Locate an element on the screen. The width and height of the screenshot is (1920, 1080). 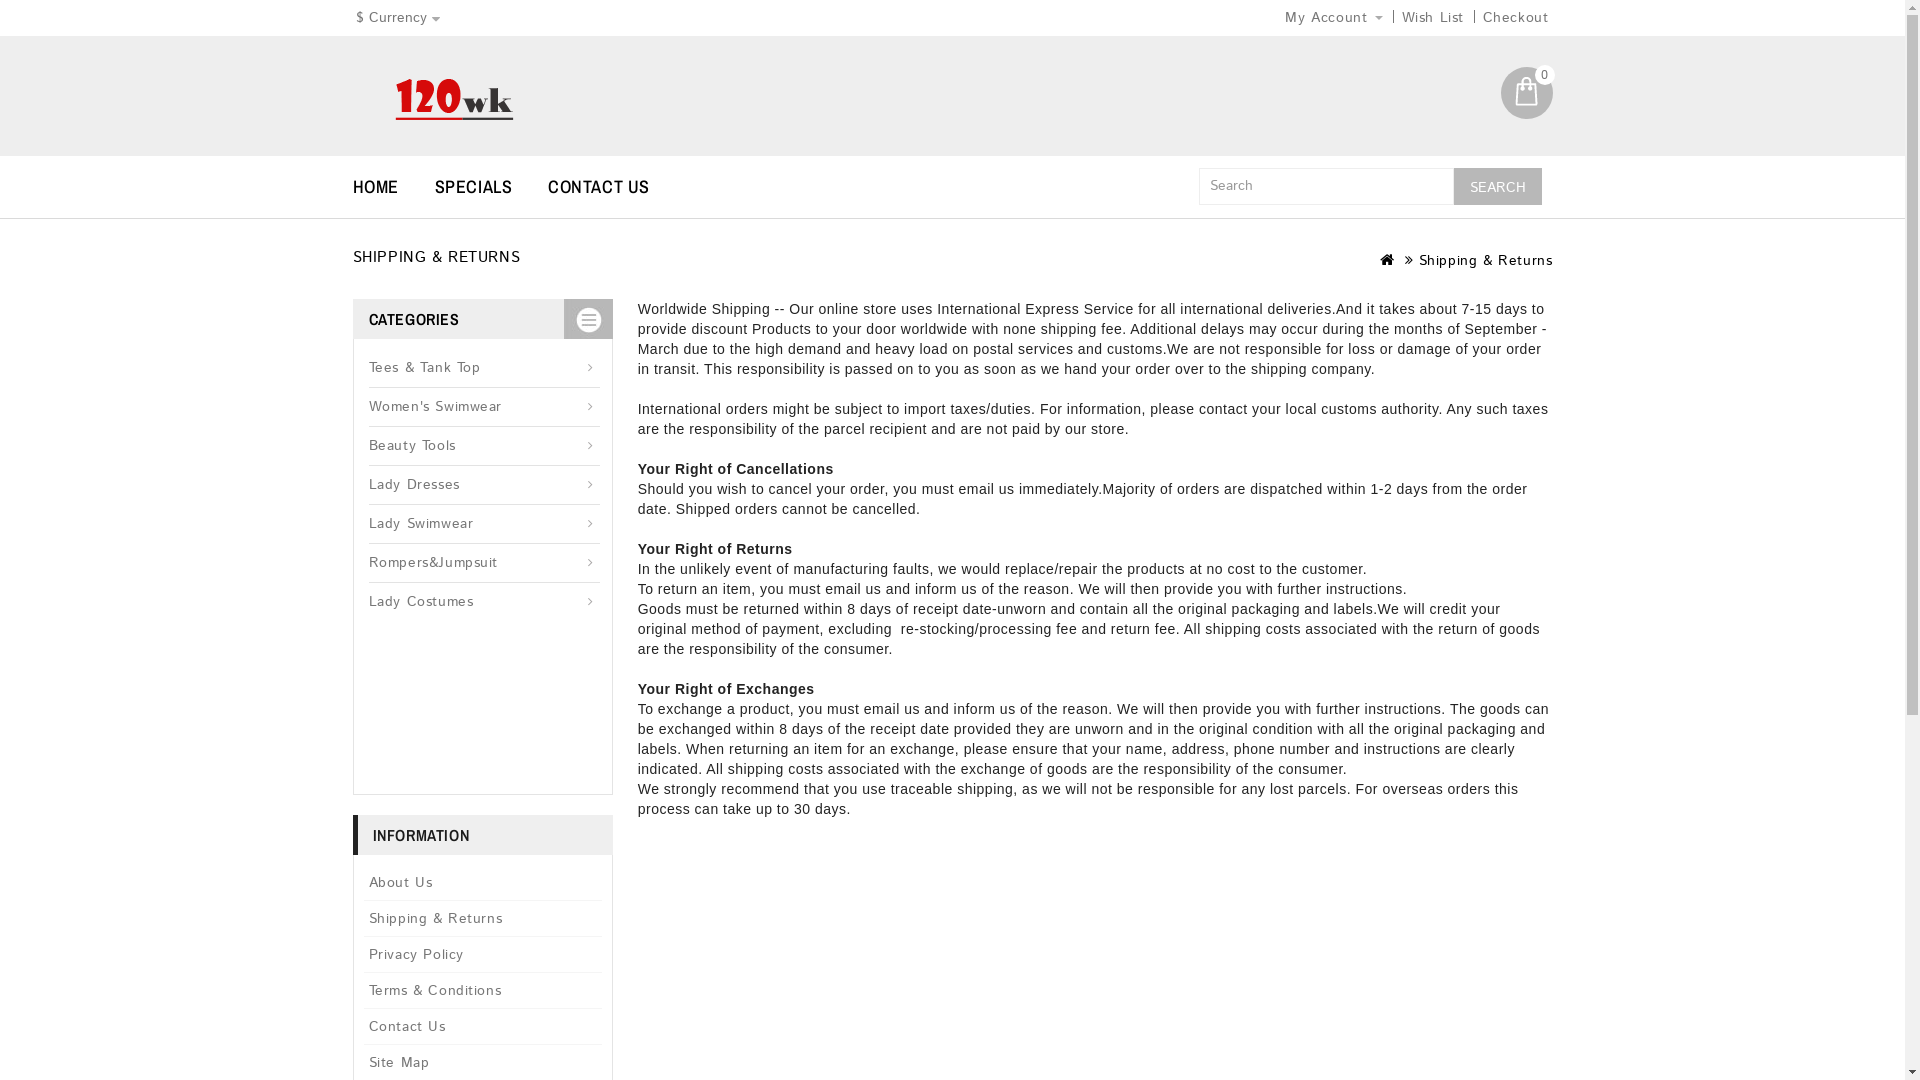
'CONTACT US' is located at coordinates (547, 186).